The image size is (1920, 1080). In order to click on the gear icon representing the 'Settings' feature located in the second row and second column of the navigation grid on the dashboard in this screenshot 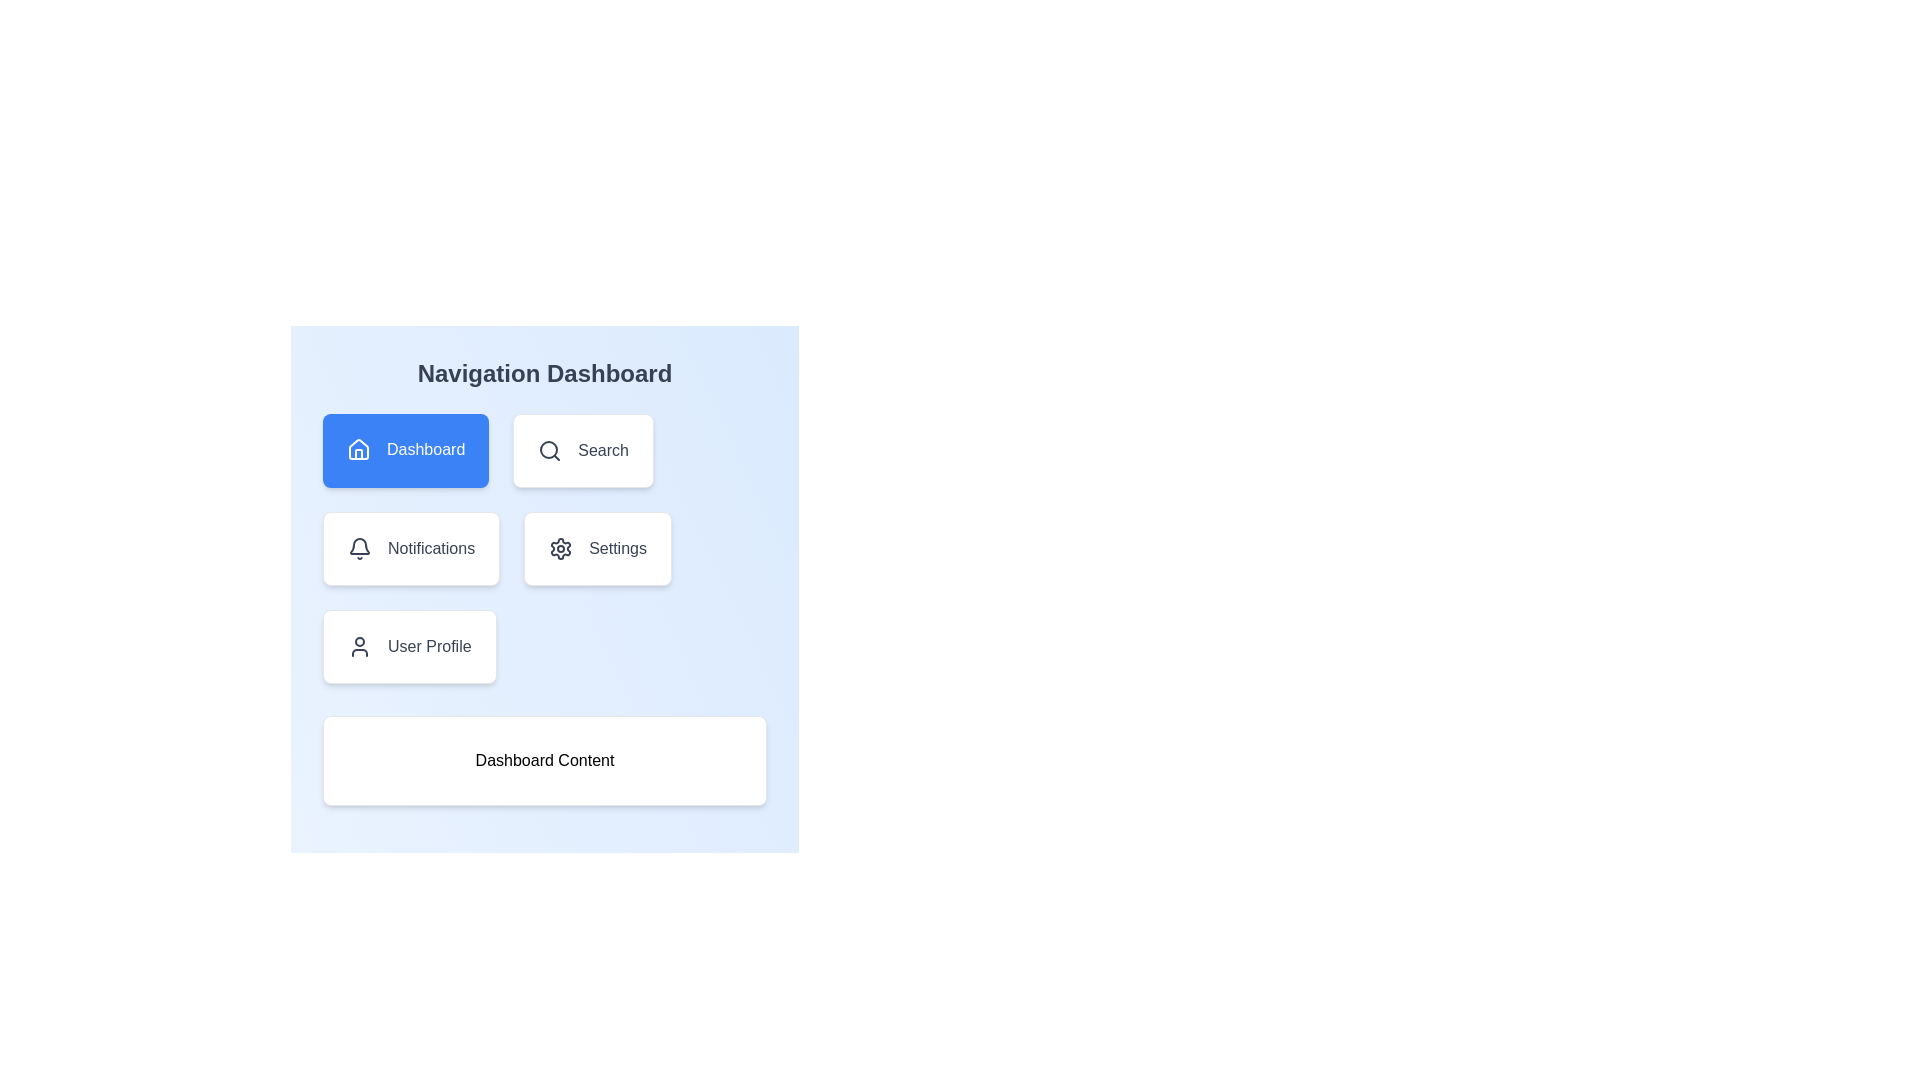, I will do `click(560, 548)`.